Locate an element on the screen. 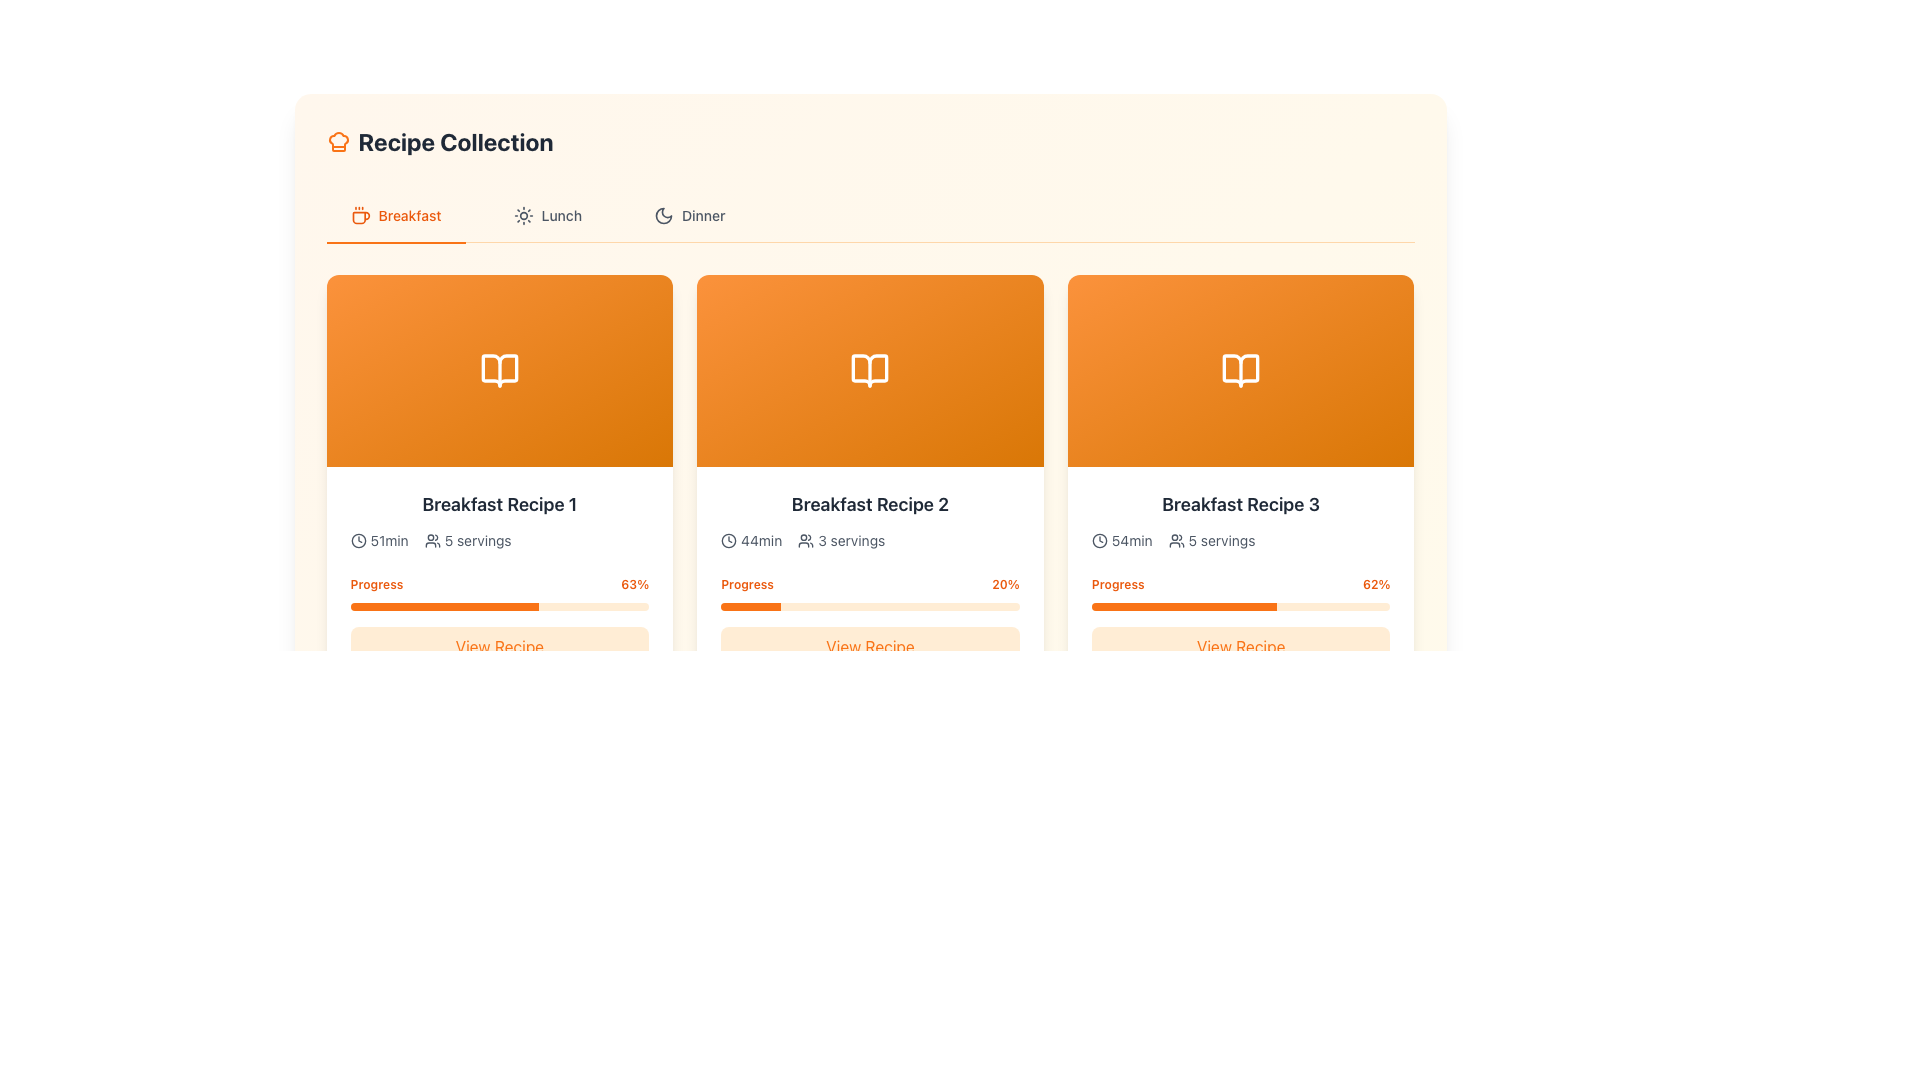 This screenshot has height=1080, width=1920. the progress bar representing 62% completion for the 'Breakfast Recipe 3', which is styled in orange and located between the preparation time and the 'View Recipe' button is located at coordinates (1240, 588).